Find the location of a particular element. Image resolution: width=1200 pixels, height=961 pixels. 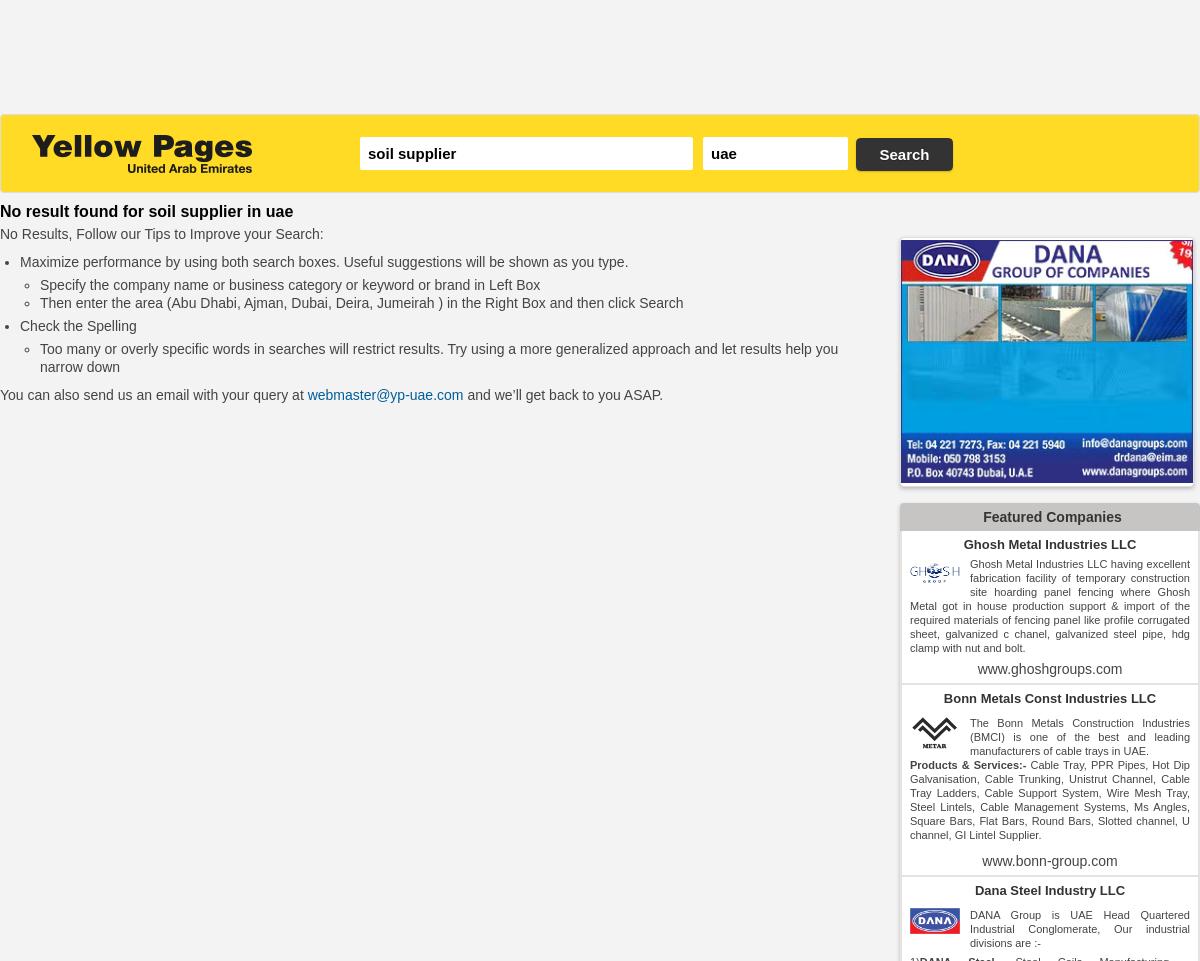

'Bonn Metals Const Industries LLC' is located at coordinates (1049, 698).